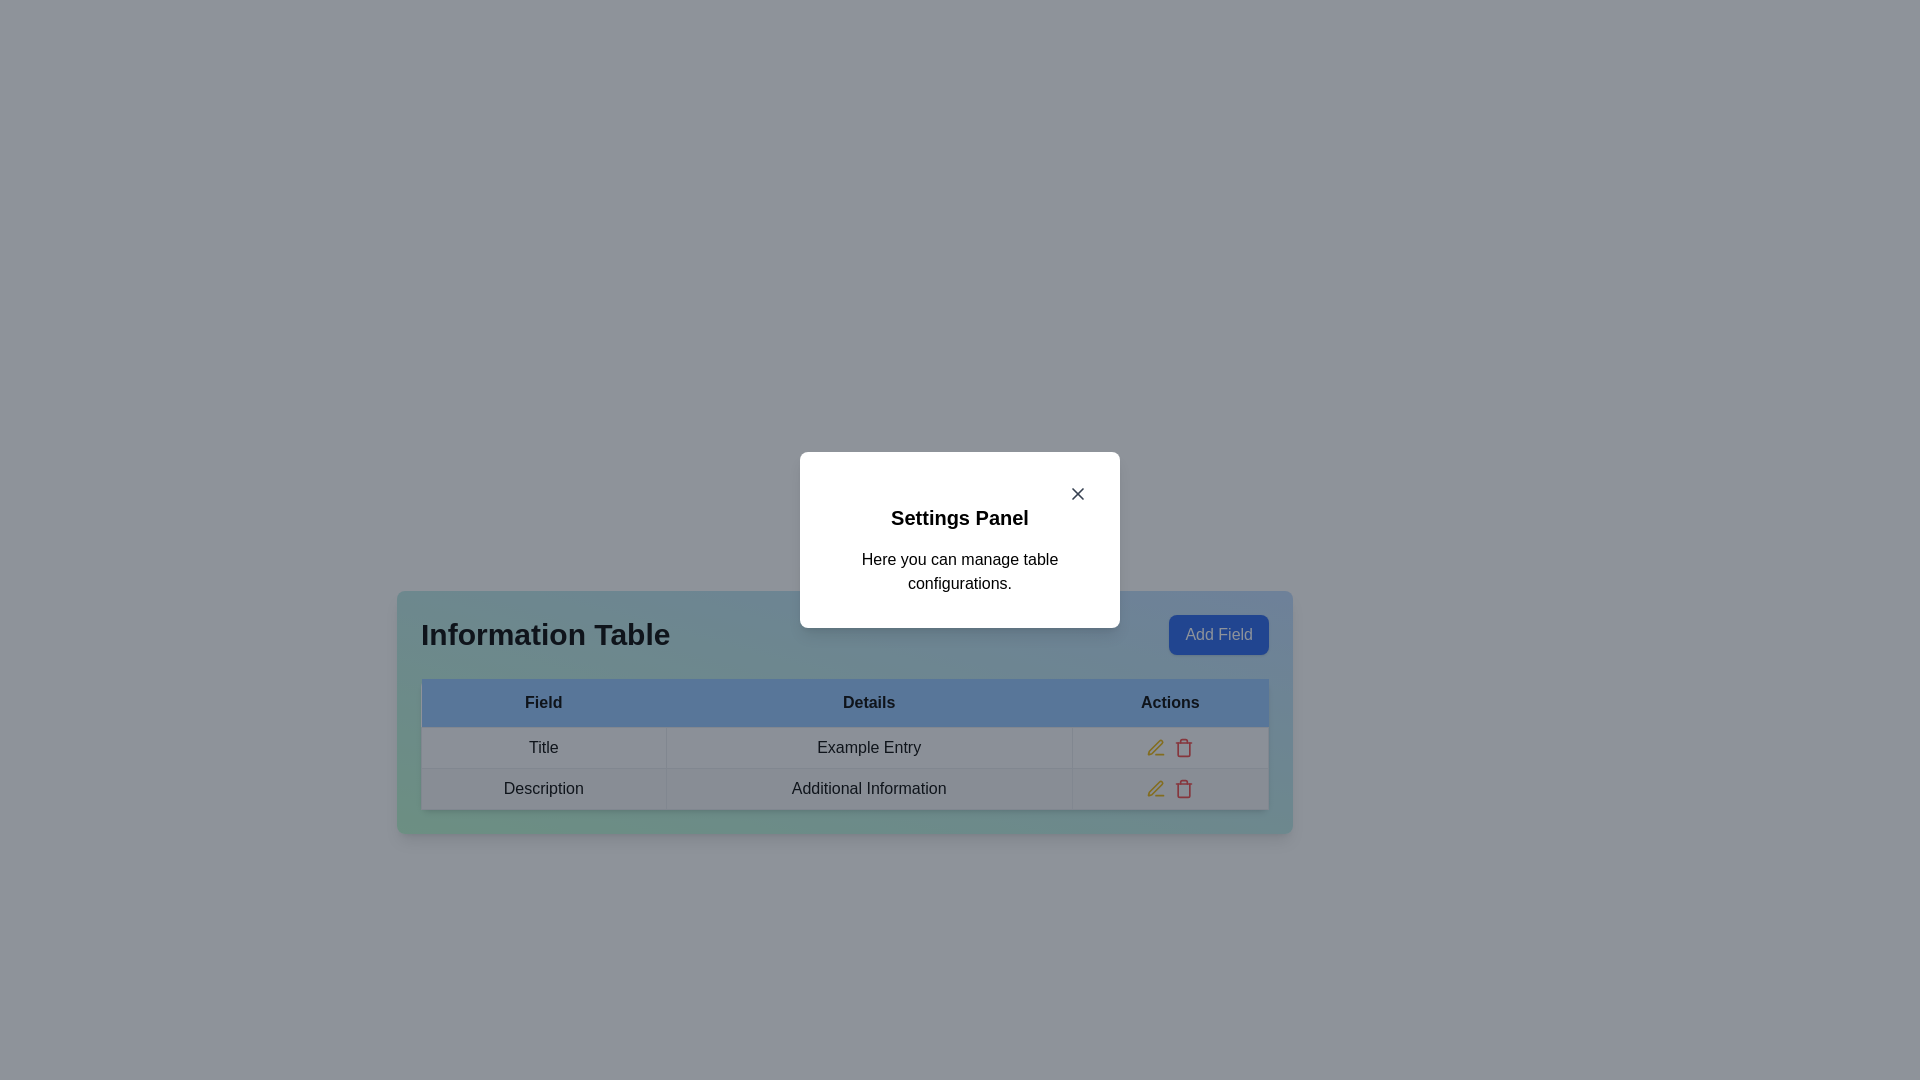 The height and width of the screenshot is (1080, 1920). Describe the element at coordinates (844, 701) in the screenshot. I see `the table header row located directly beneath the 'Information Table' section, which contains the column titles for the data below` at that location.